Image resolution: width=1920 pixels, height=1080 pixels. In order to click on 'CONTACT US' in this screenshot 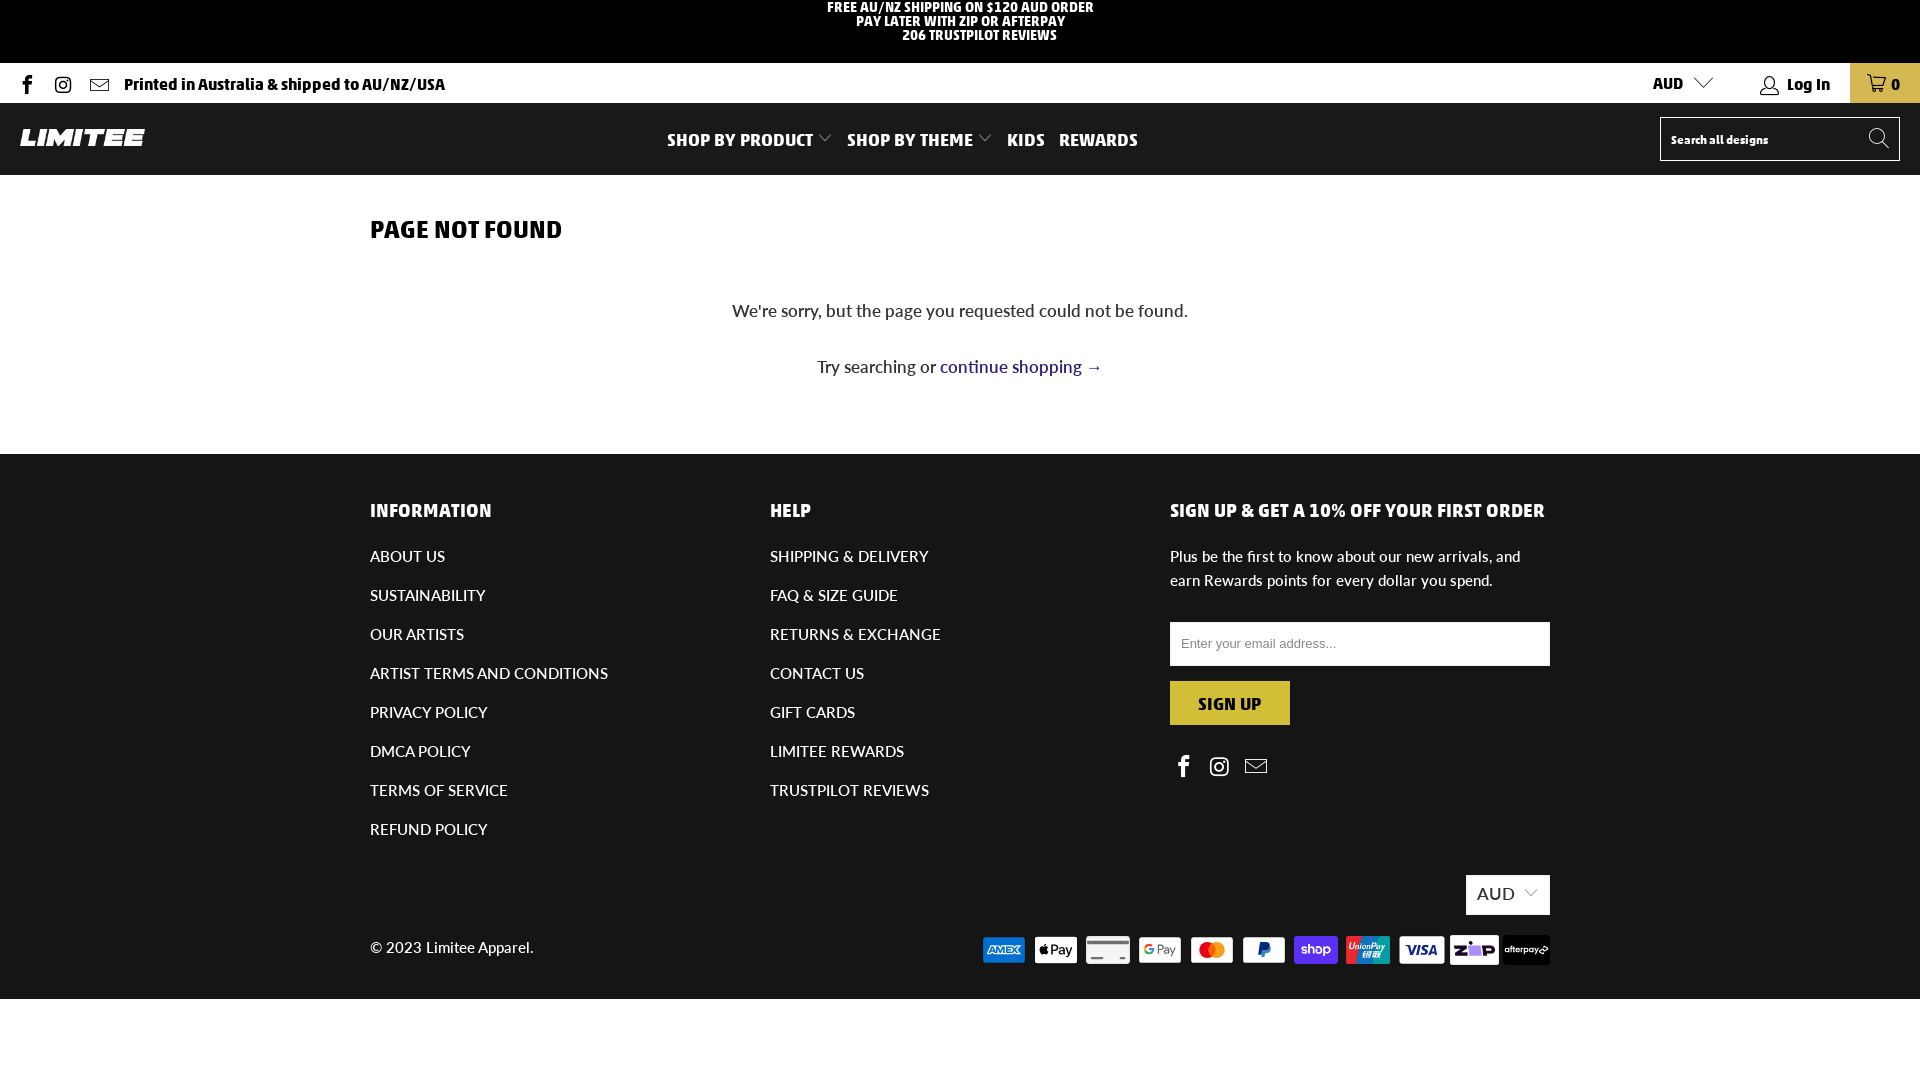, I will do `click(816, 672)`.